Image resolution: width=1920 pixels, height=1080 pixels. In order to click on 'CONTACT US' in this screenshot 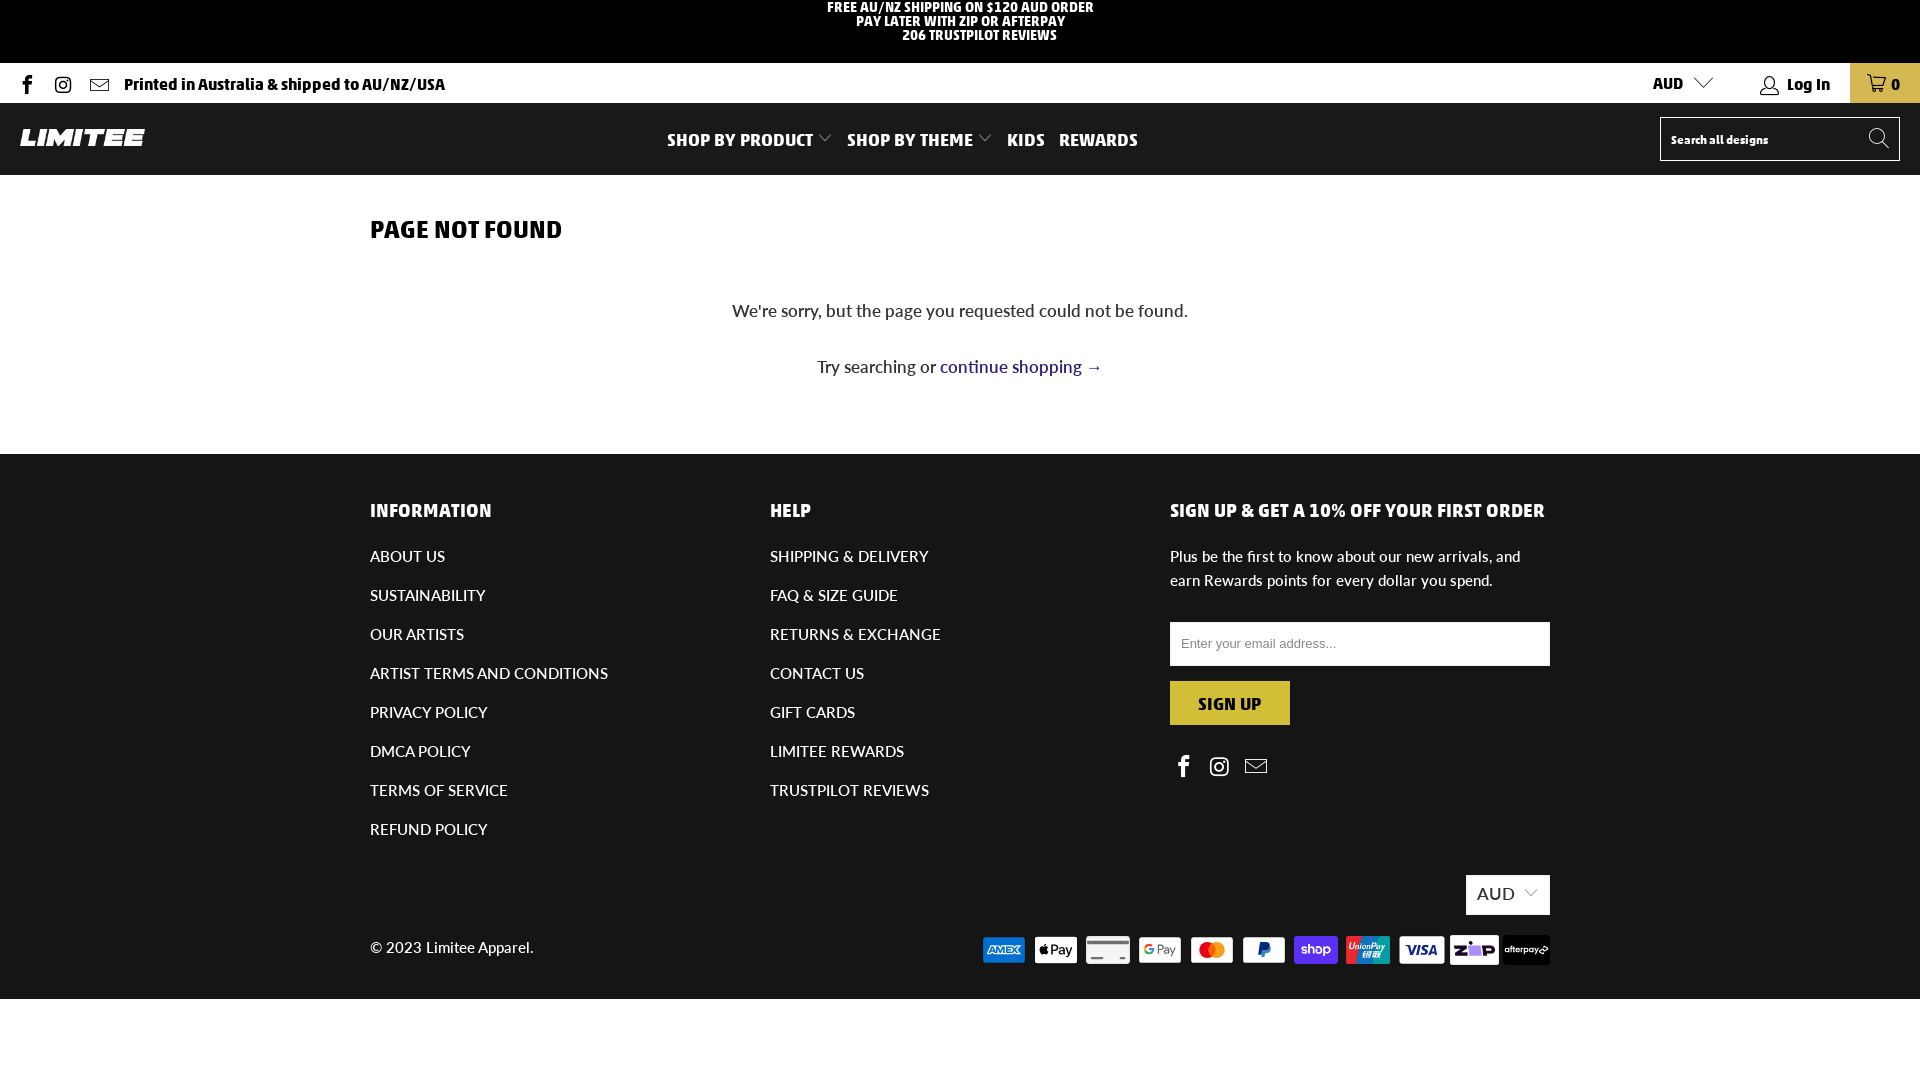, I will do `click(816, 672)`.